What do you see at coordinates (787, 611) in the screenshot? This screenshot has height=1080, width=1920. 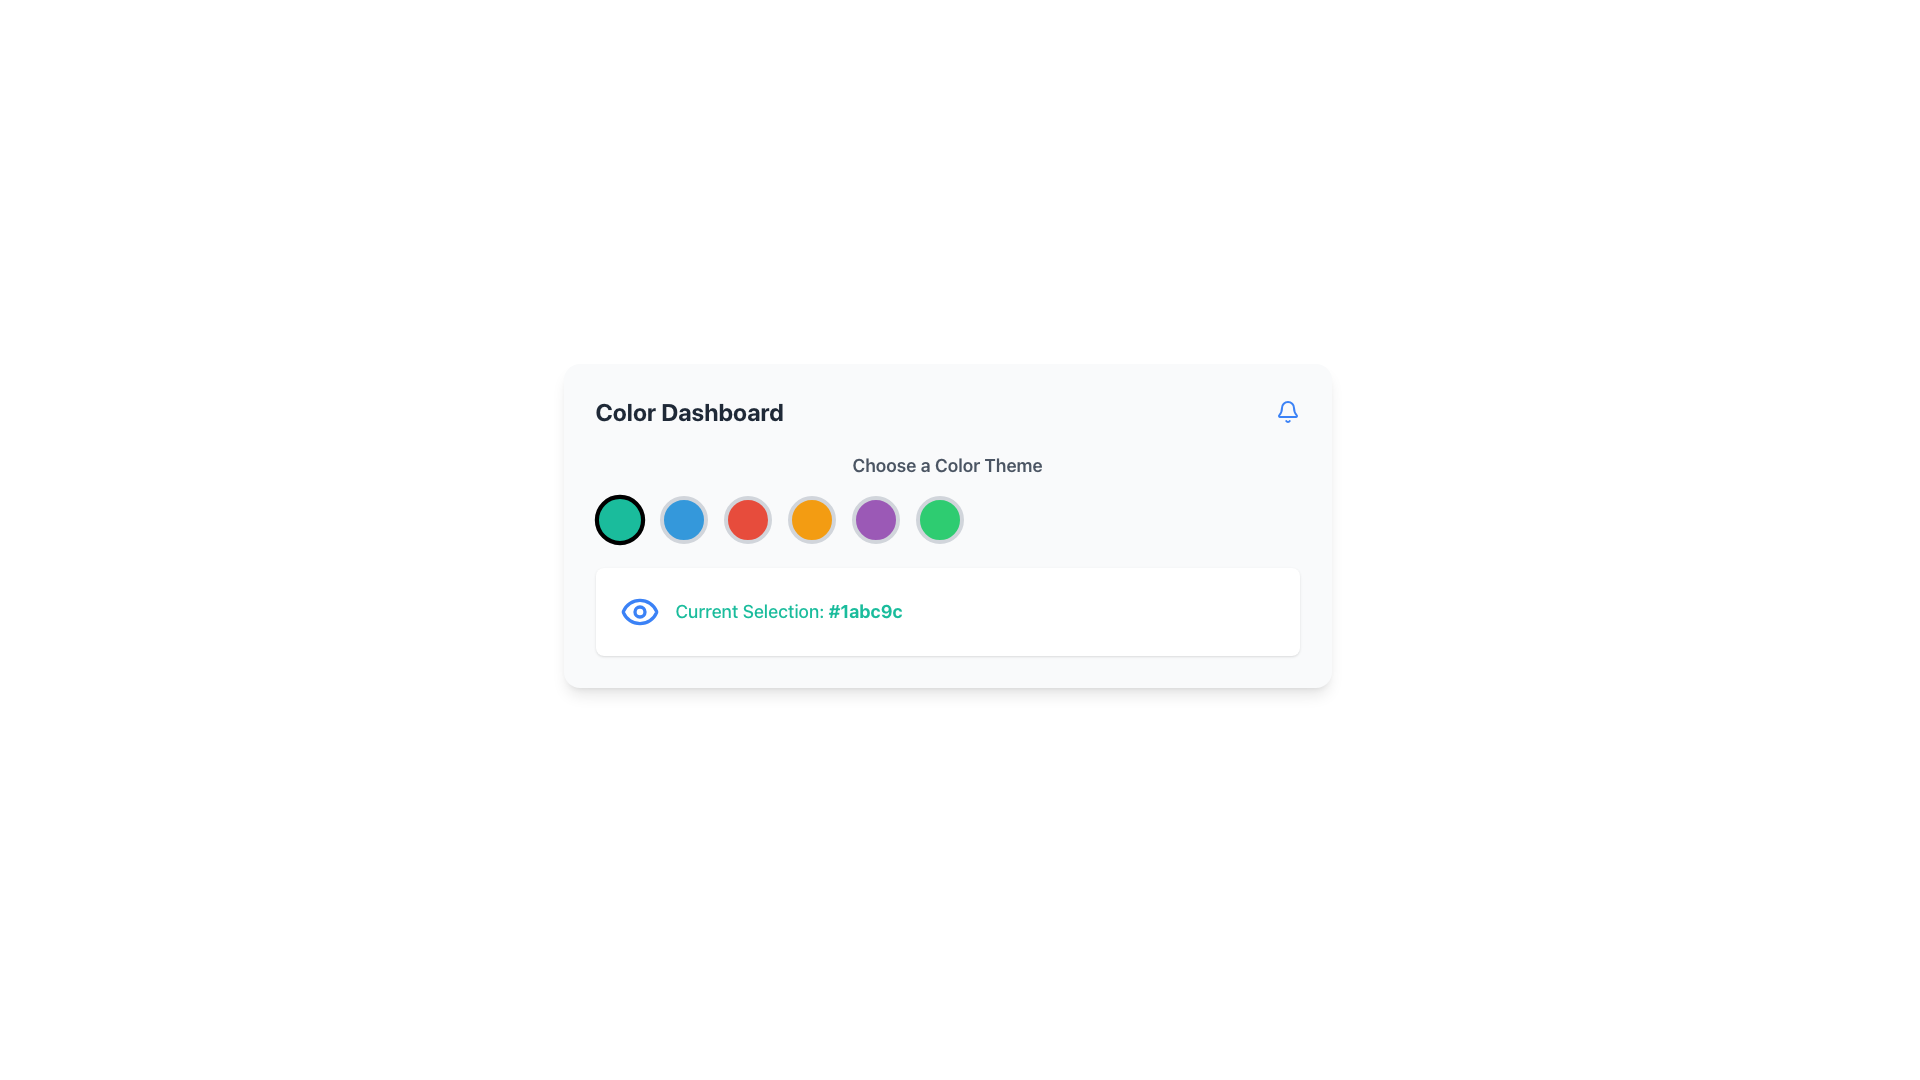 I see `the static text label that displays the currently selected color code in hexadecimal format, located towards the center-right inside a white card area below the color dashboard` at bounding box center [787, 611].